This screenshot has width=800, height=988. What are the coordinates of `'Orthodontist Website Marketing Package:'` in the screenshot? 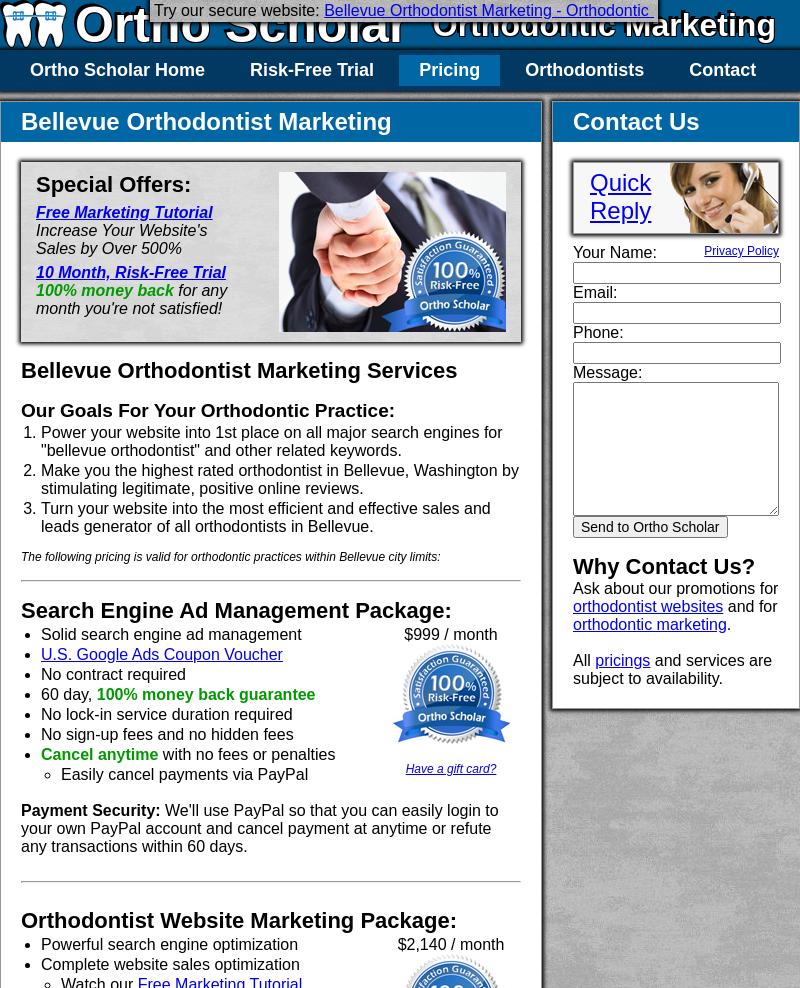 It's located at (238, 919).